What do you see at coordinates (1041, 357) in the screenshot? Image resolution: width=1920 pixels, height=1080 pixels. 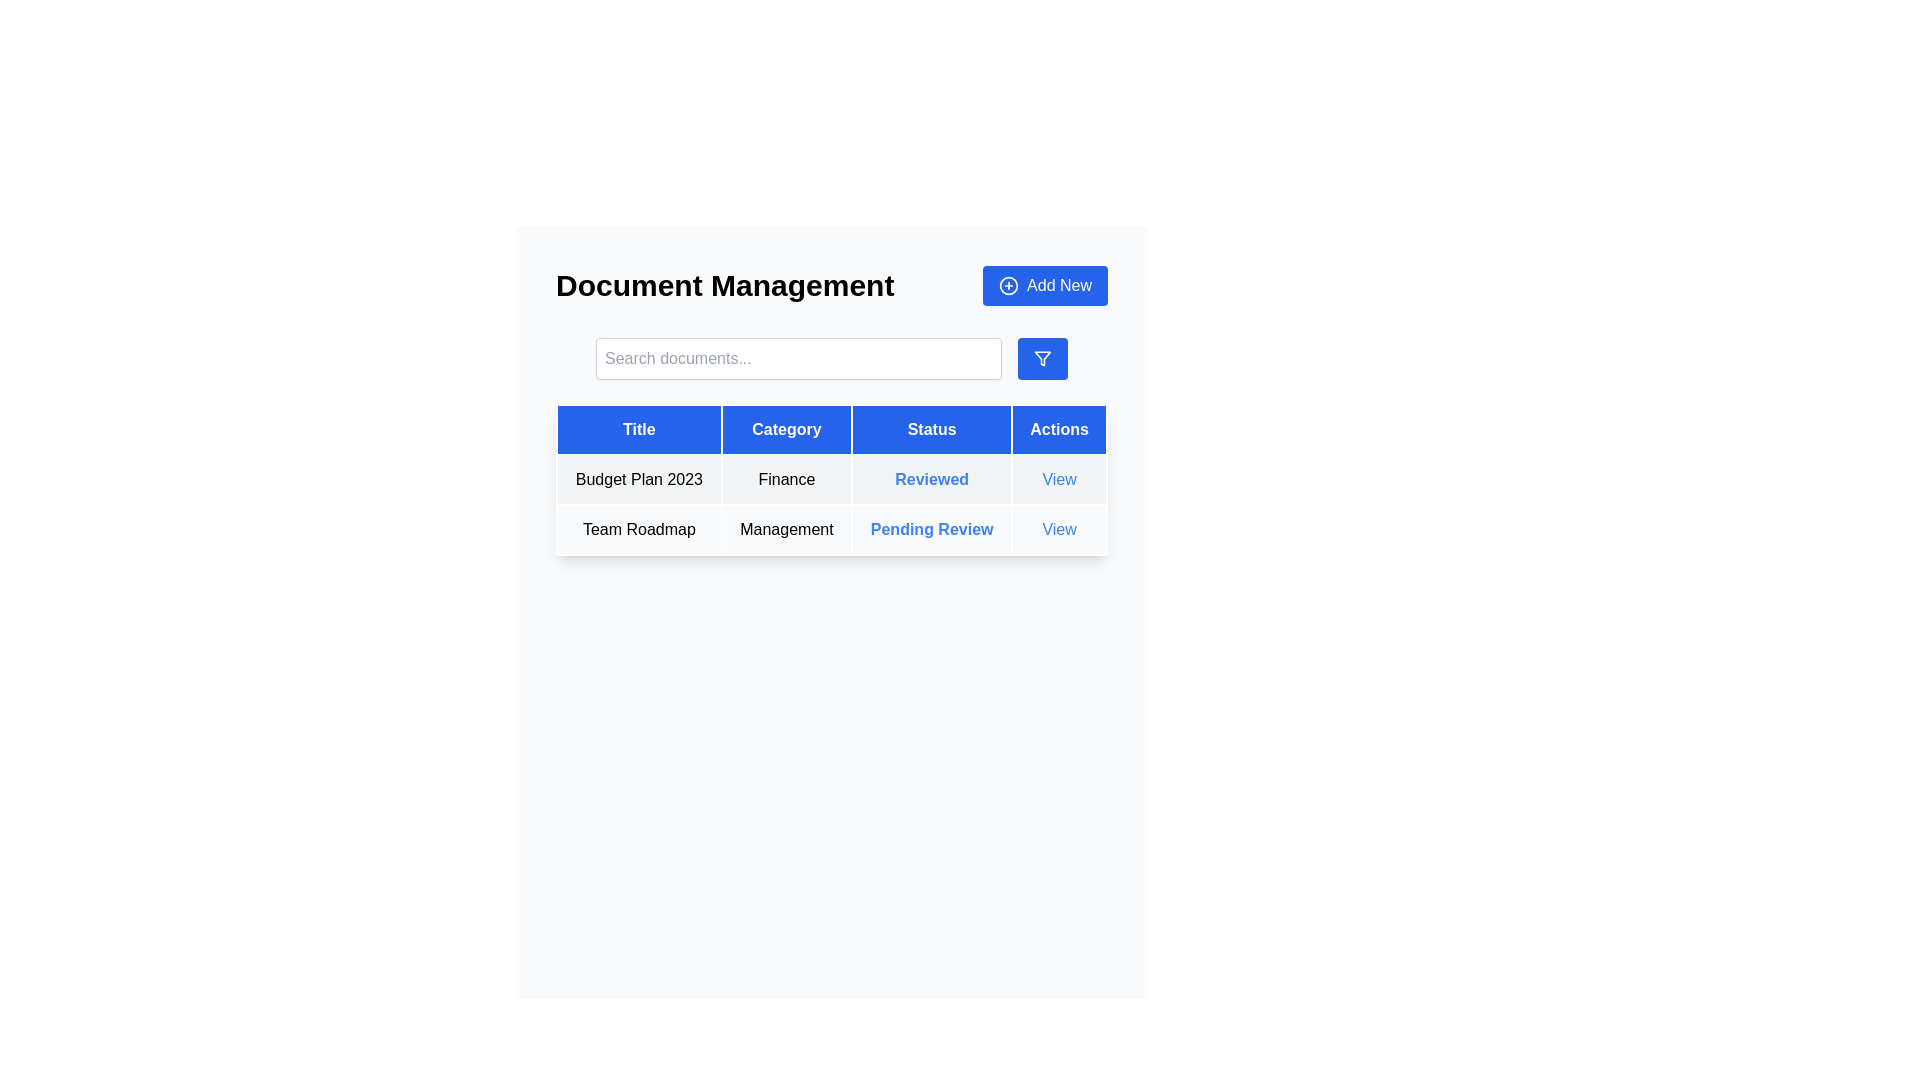 I see `the funnel-shaped filter icon contained within a bright blue button` at bounding box center [1041, 357].